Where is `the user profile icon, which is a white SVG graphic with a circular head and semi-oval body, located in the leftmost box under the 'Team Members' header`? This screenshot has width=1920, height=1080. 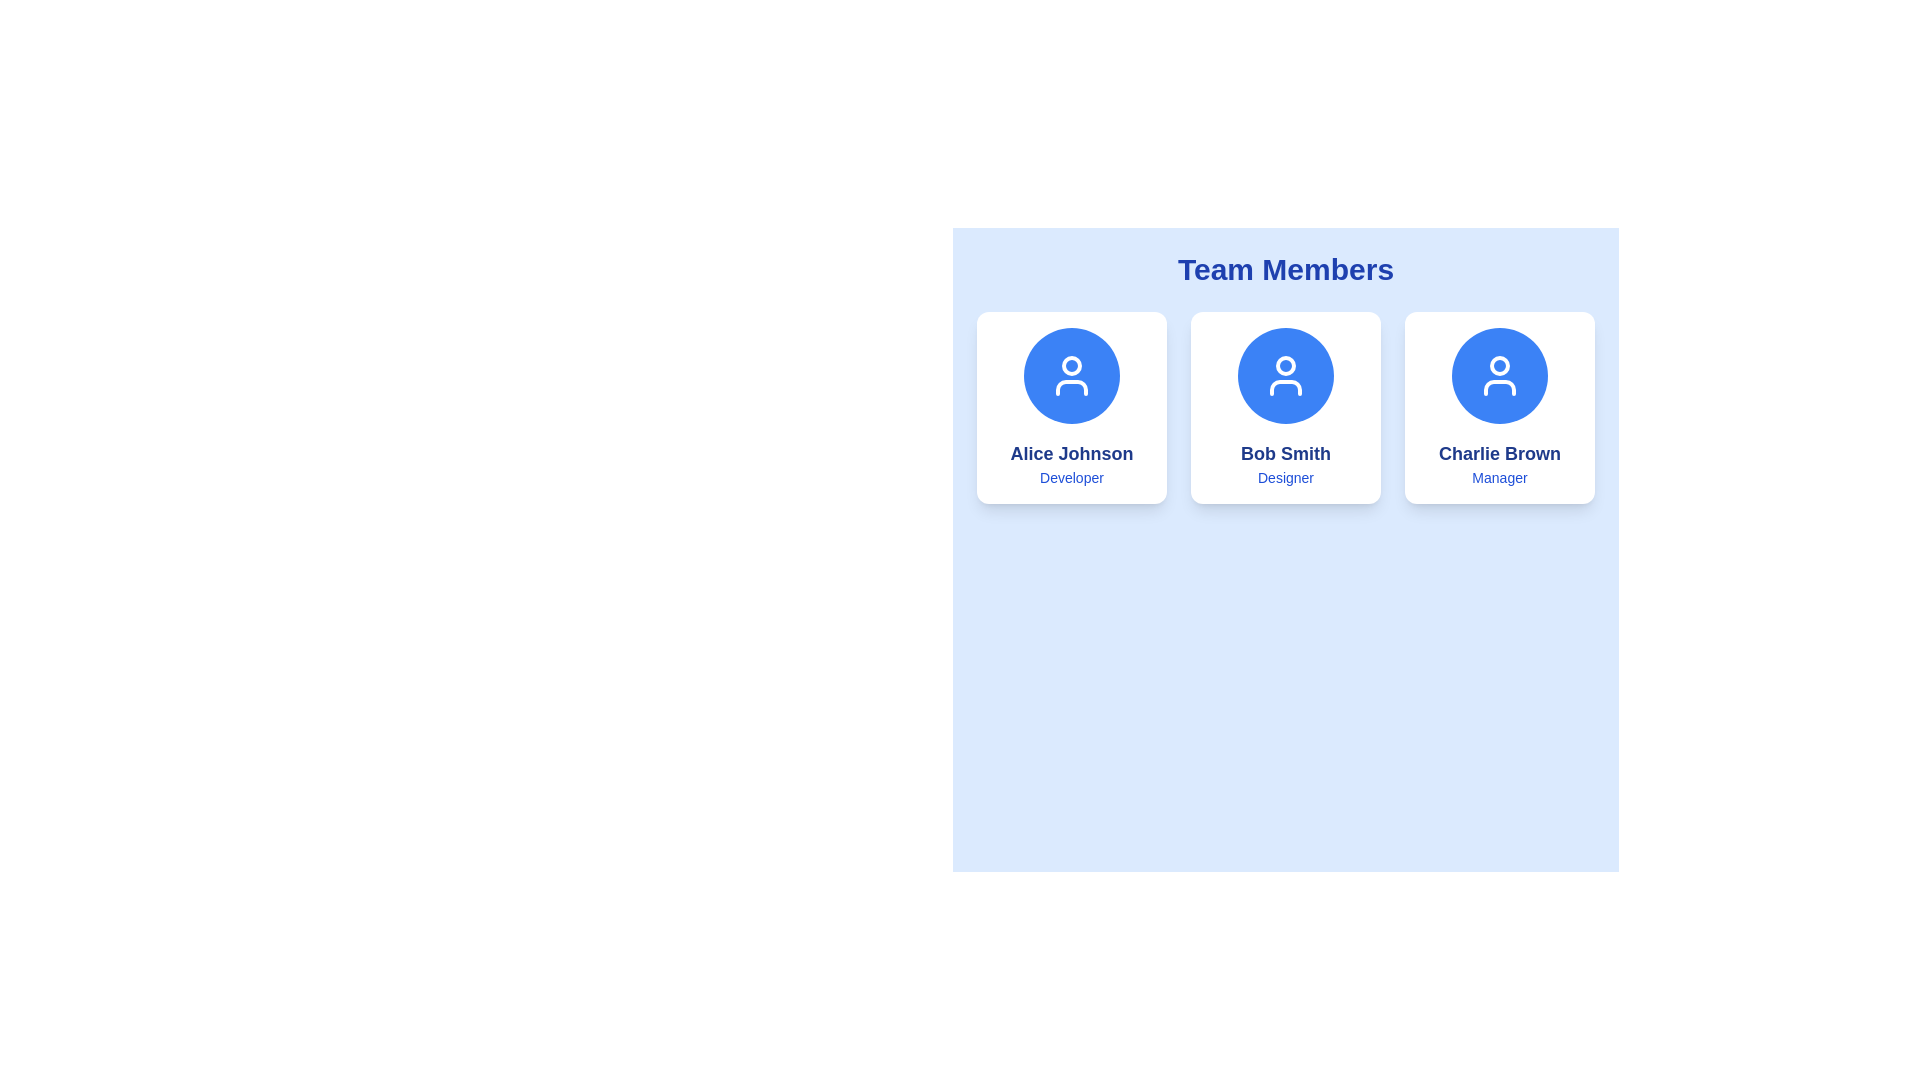 the user profile icon, which is a white SVG graphic with a circular head and semi-oval body, located in the leftmost box under the 'Team Members' header is located at coordinates (1070, 375).